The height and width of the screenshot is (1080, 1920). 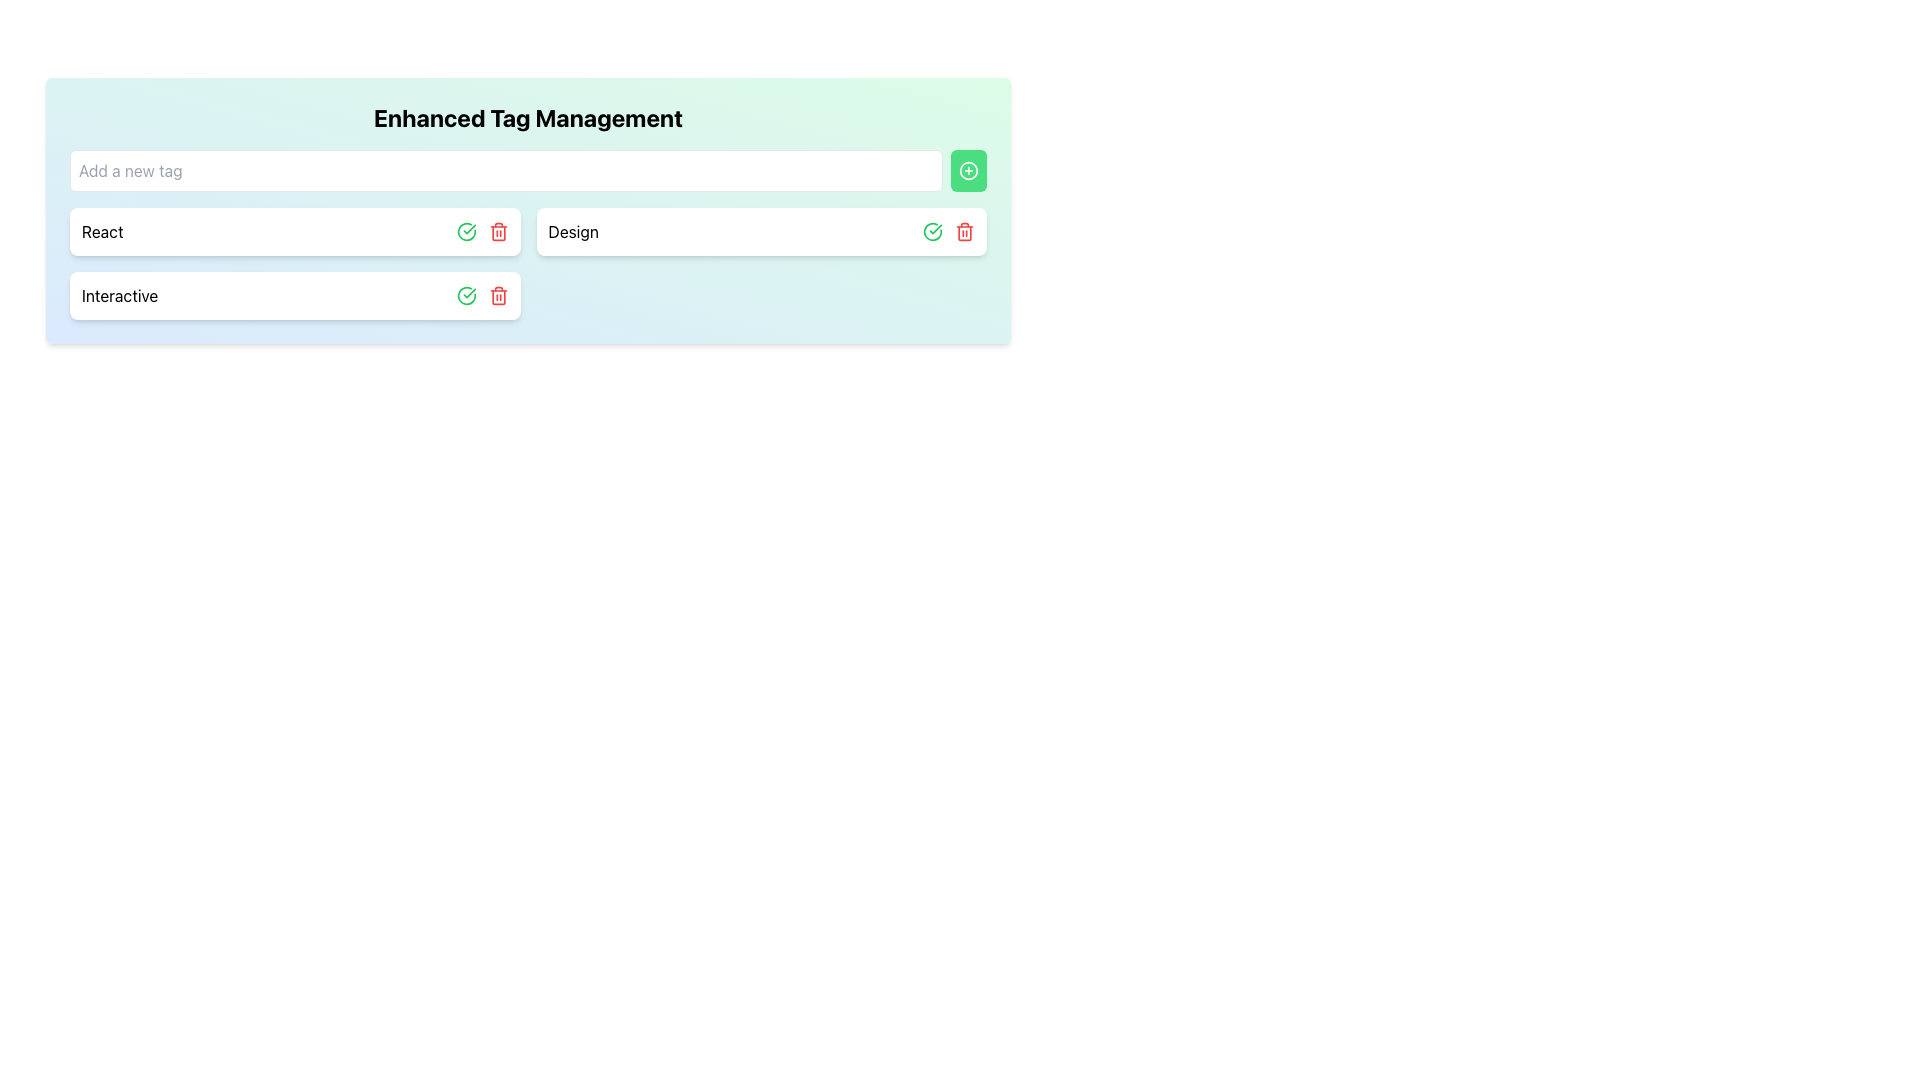 I want to click on the interactive icon embedded in the green button, so click(x=969, y=169).